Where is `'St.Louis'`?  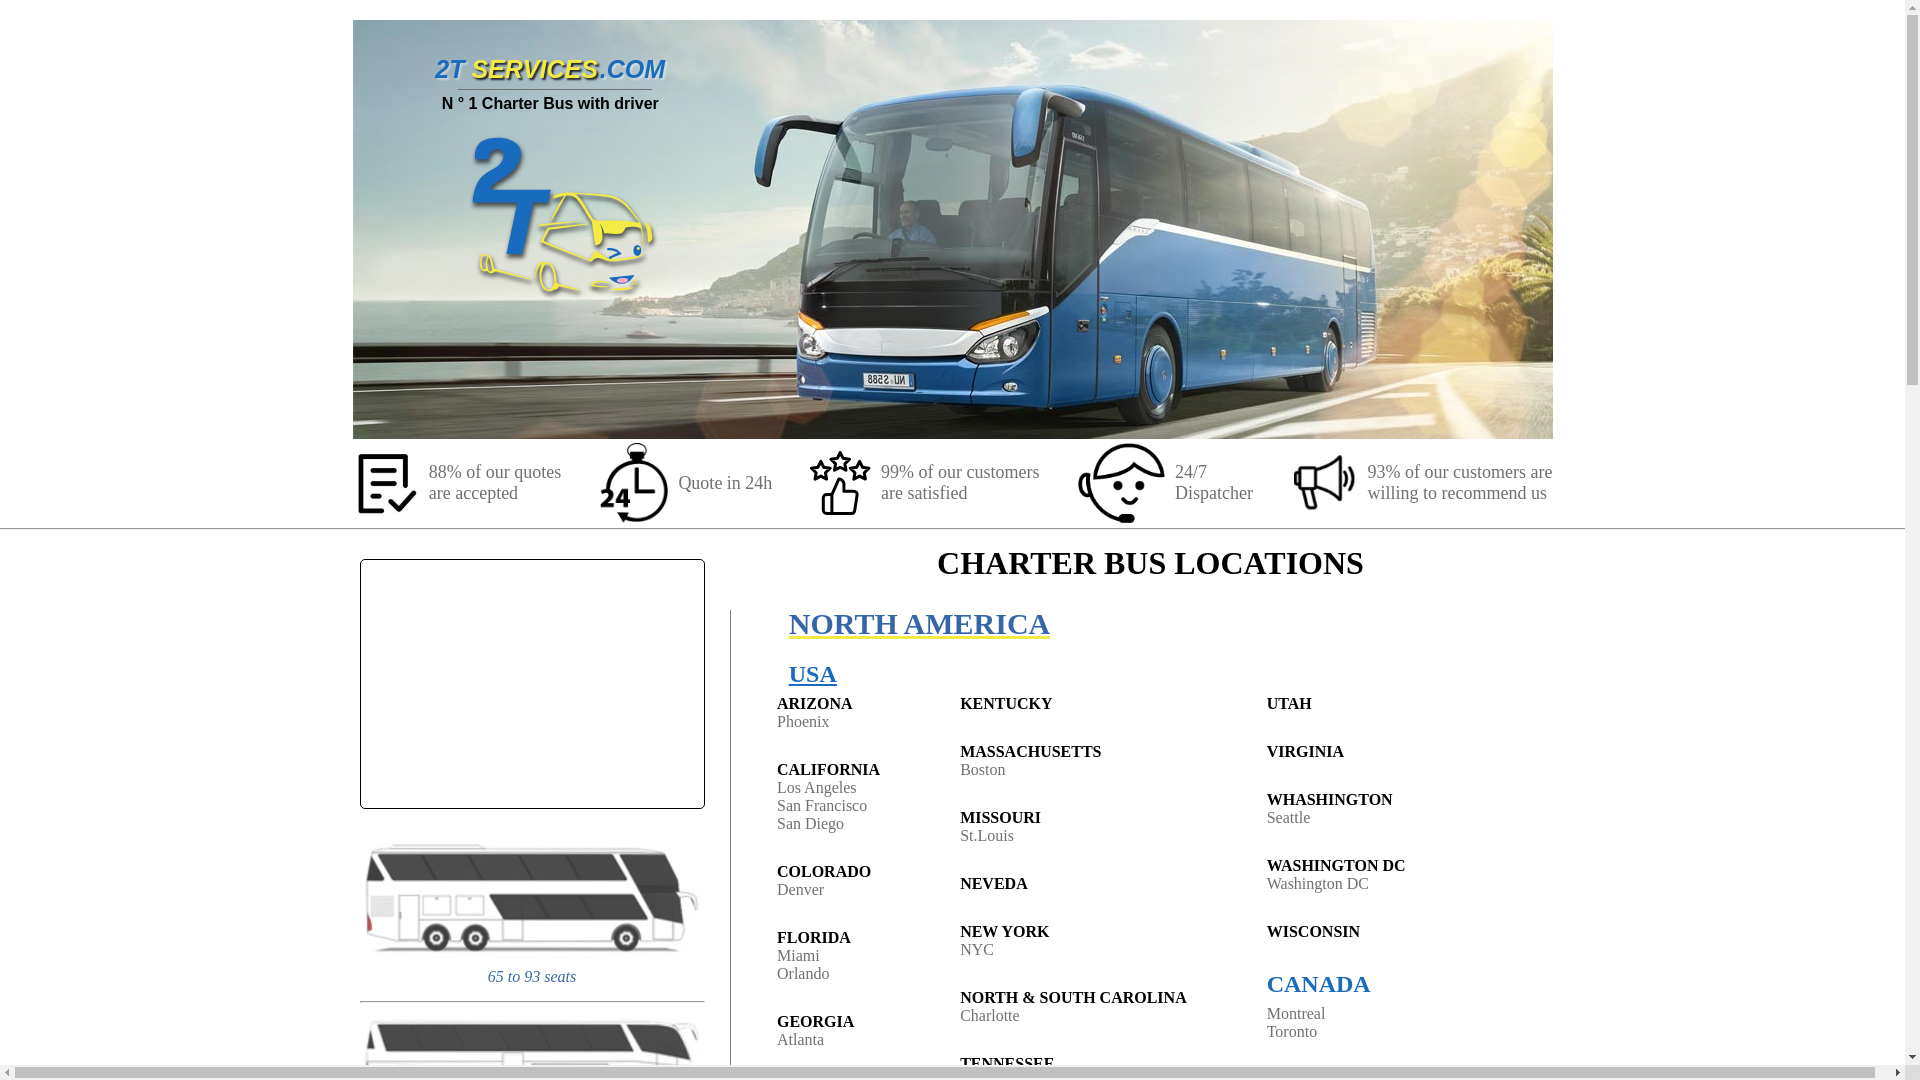 'St.Louis' is located at coordinates (987, 835).